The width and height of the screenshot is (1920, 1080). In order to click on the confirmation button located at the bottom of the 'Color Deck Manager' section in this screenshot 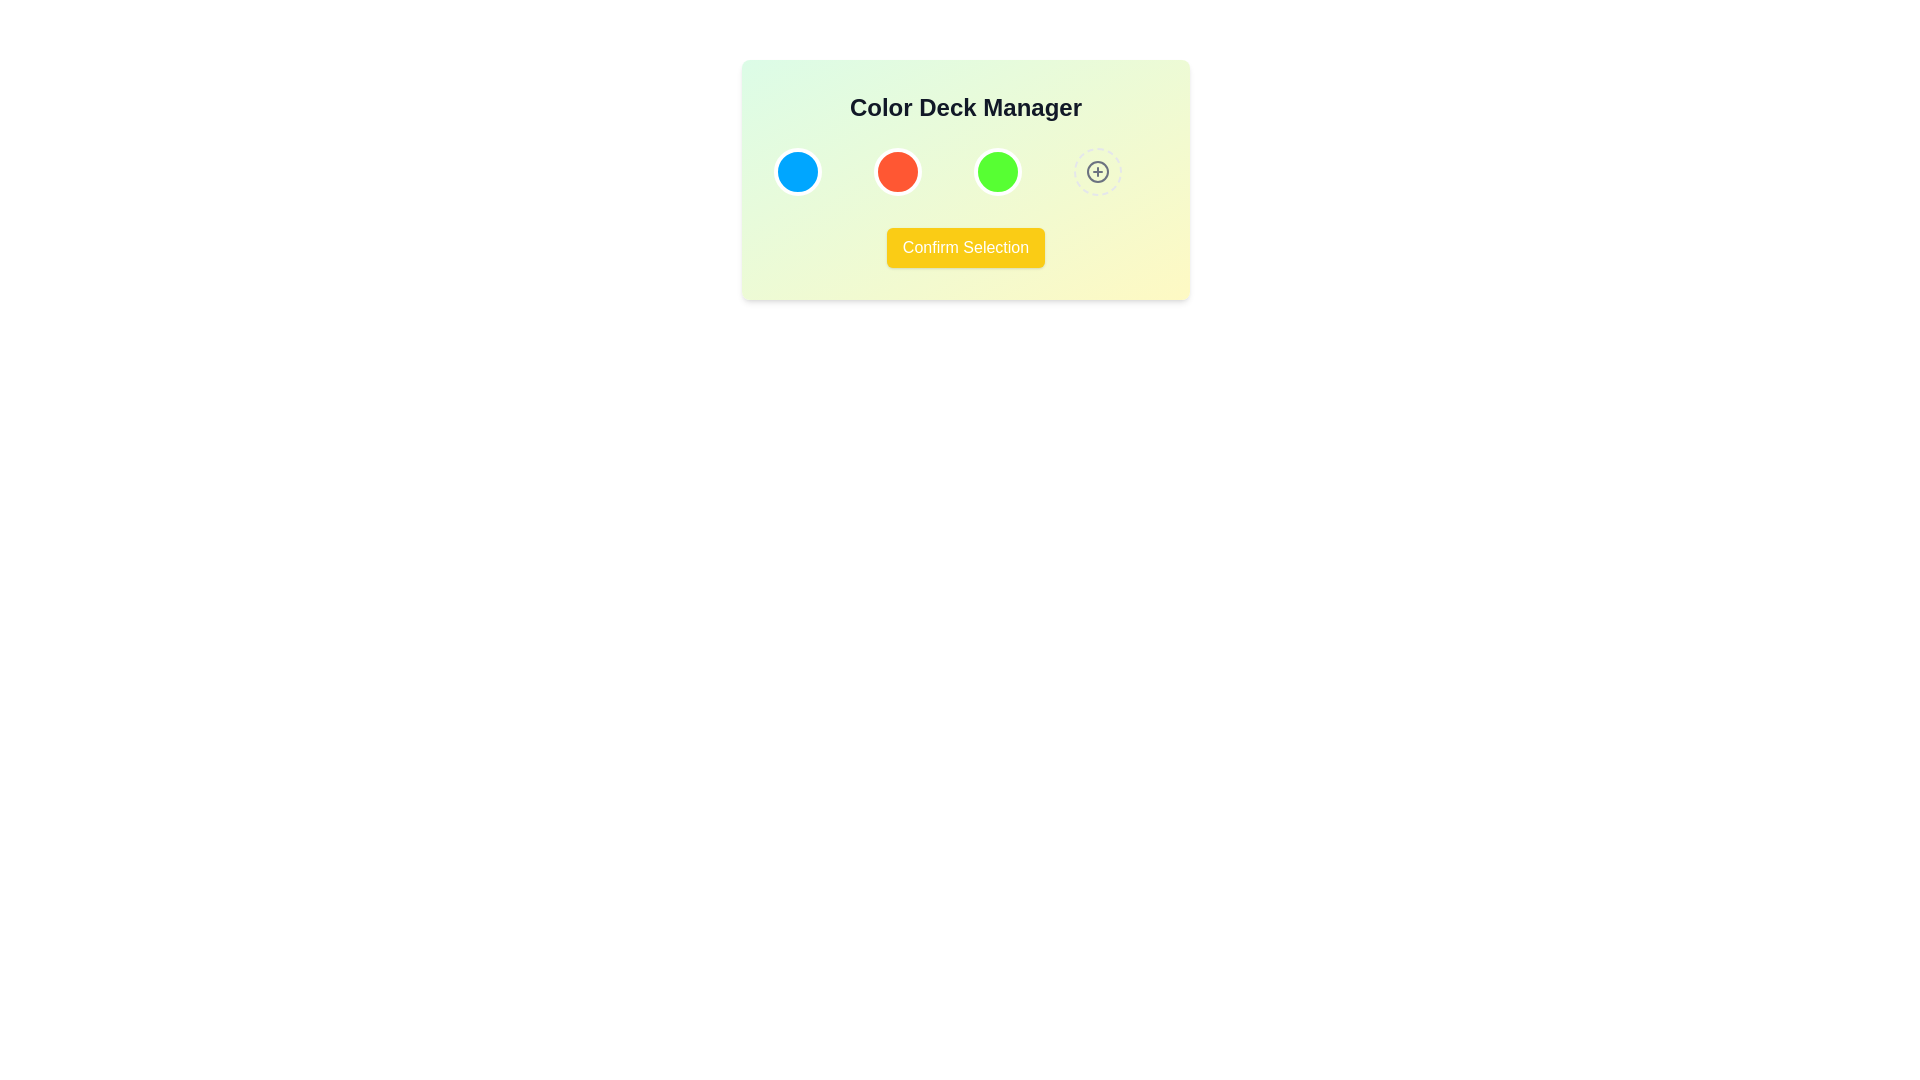, I will do `click(965, 246)`.